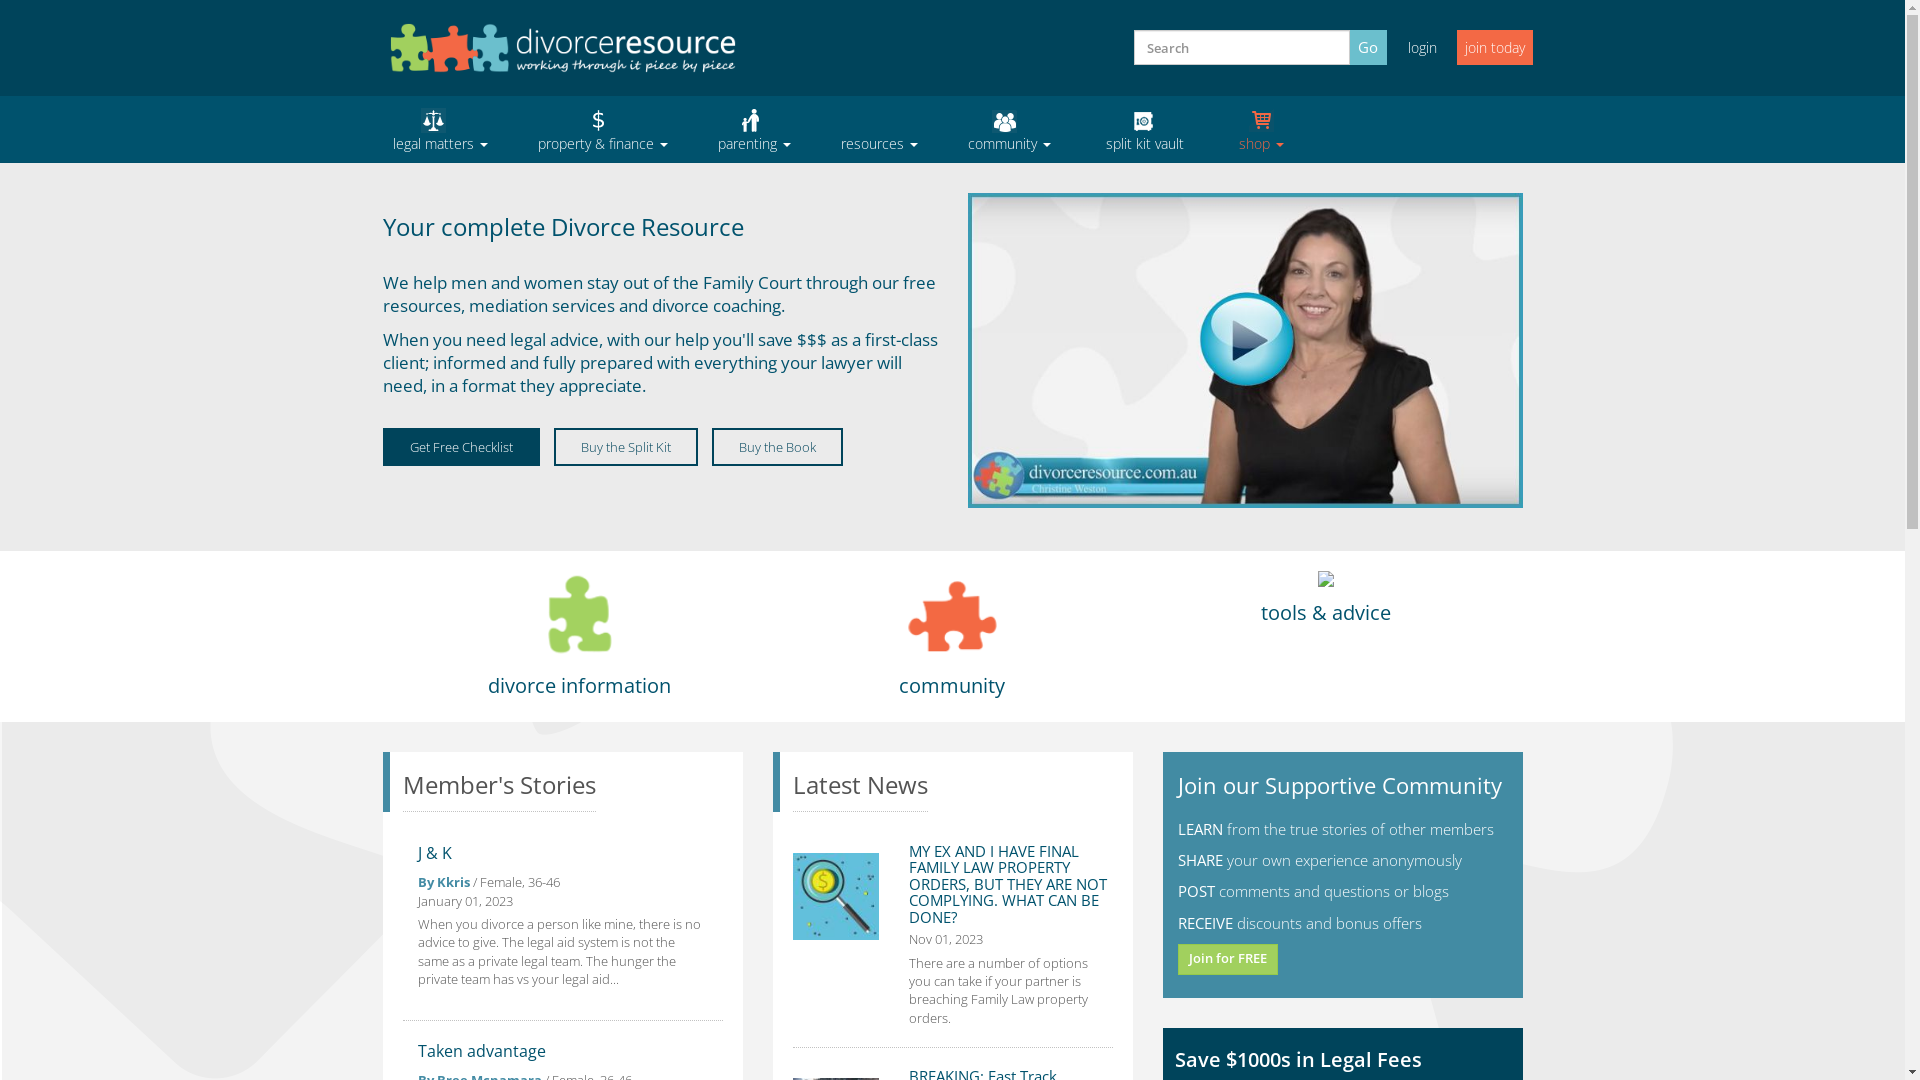  Describe the element at coordinates (879, 129) in the screenshot. I see `'resources'` at that location.